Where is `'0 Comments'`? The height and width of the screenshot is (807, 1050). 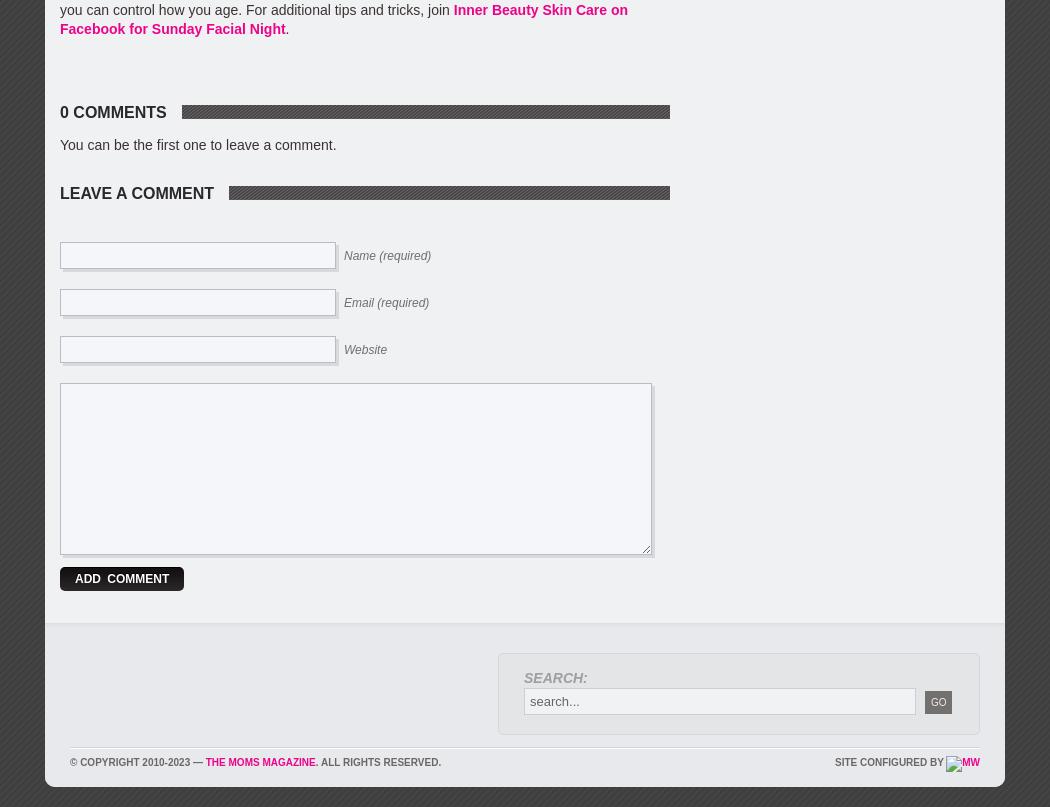 '0 Comments' is located at coordinates (112, 111).